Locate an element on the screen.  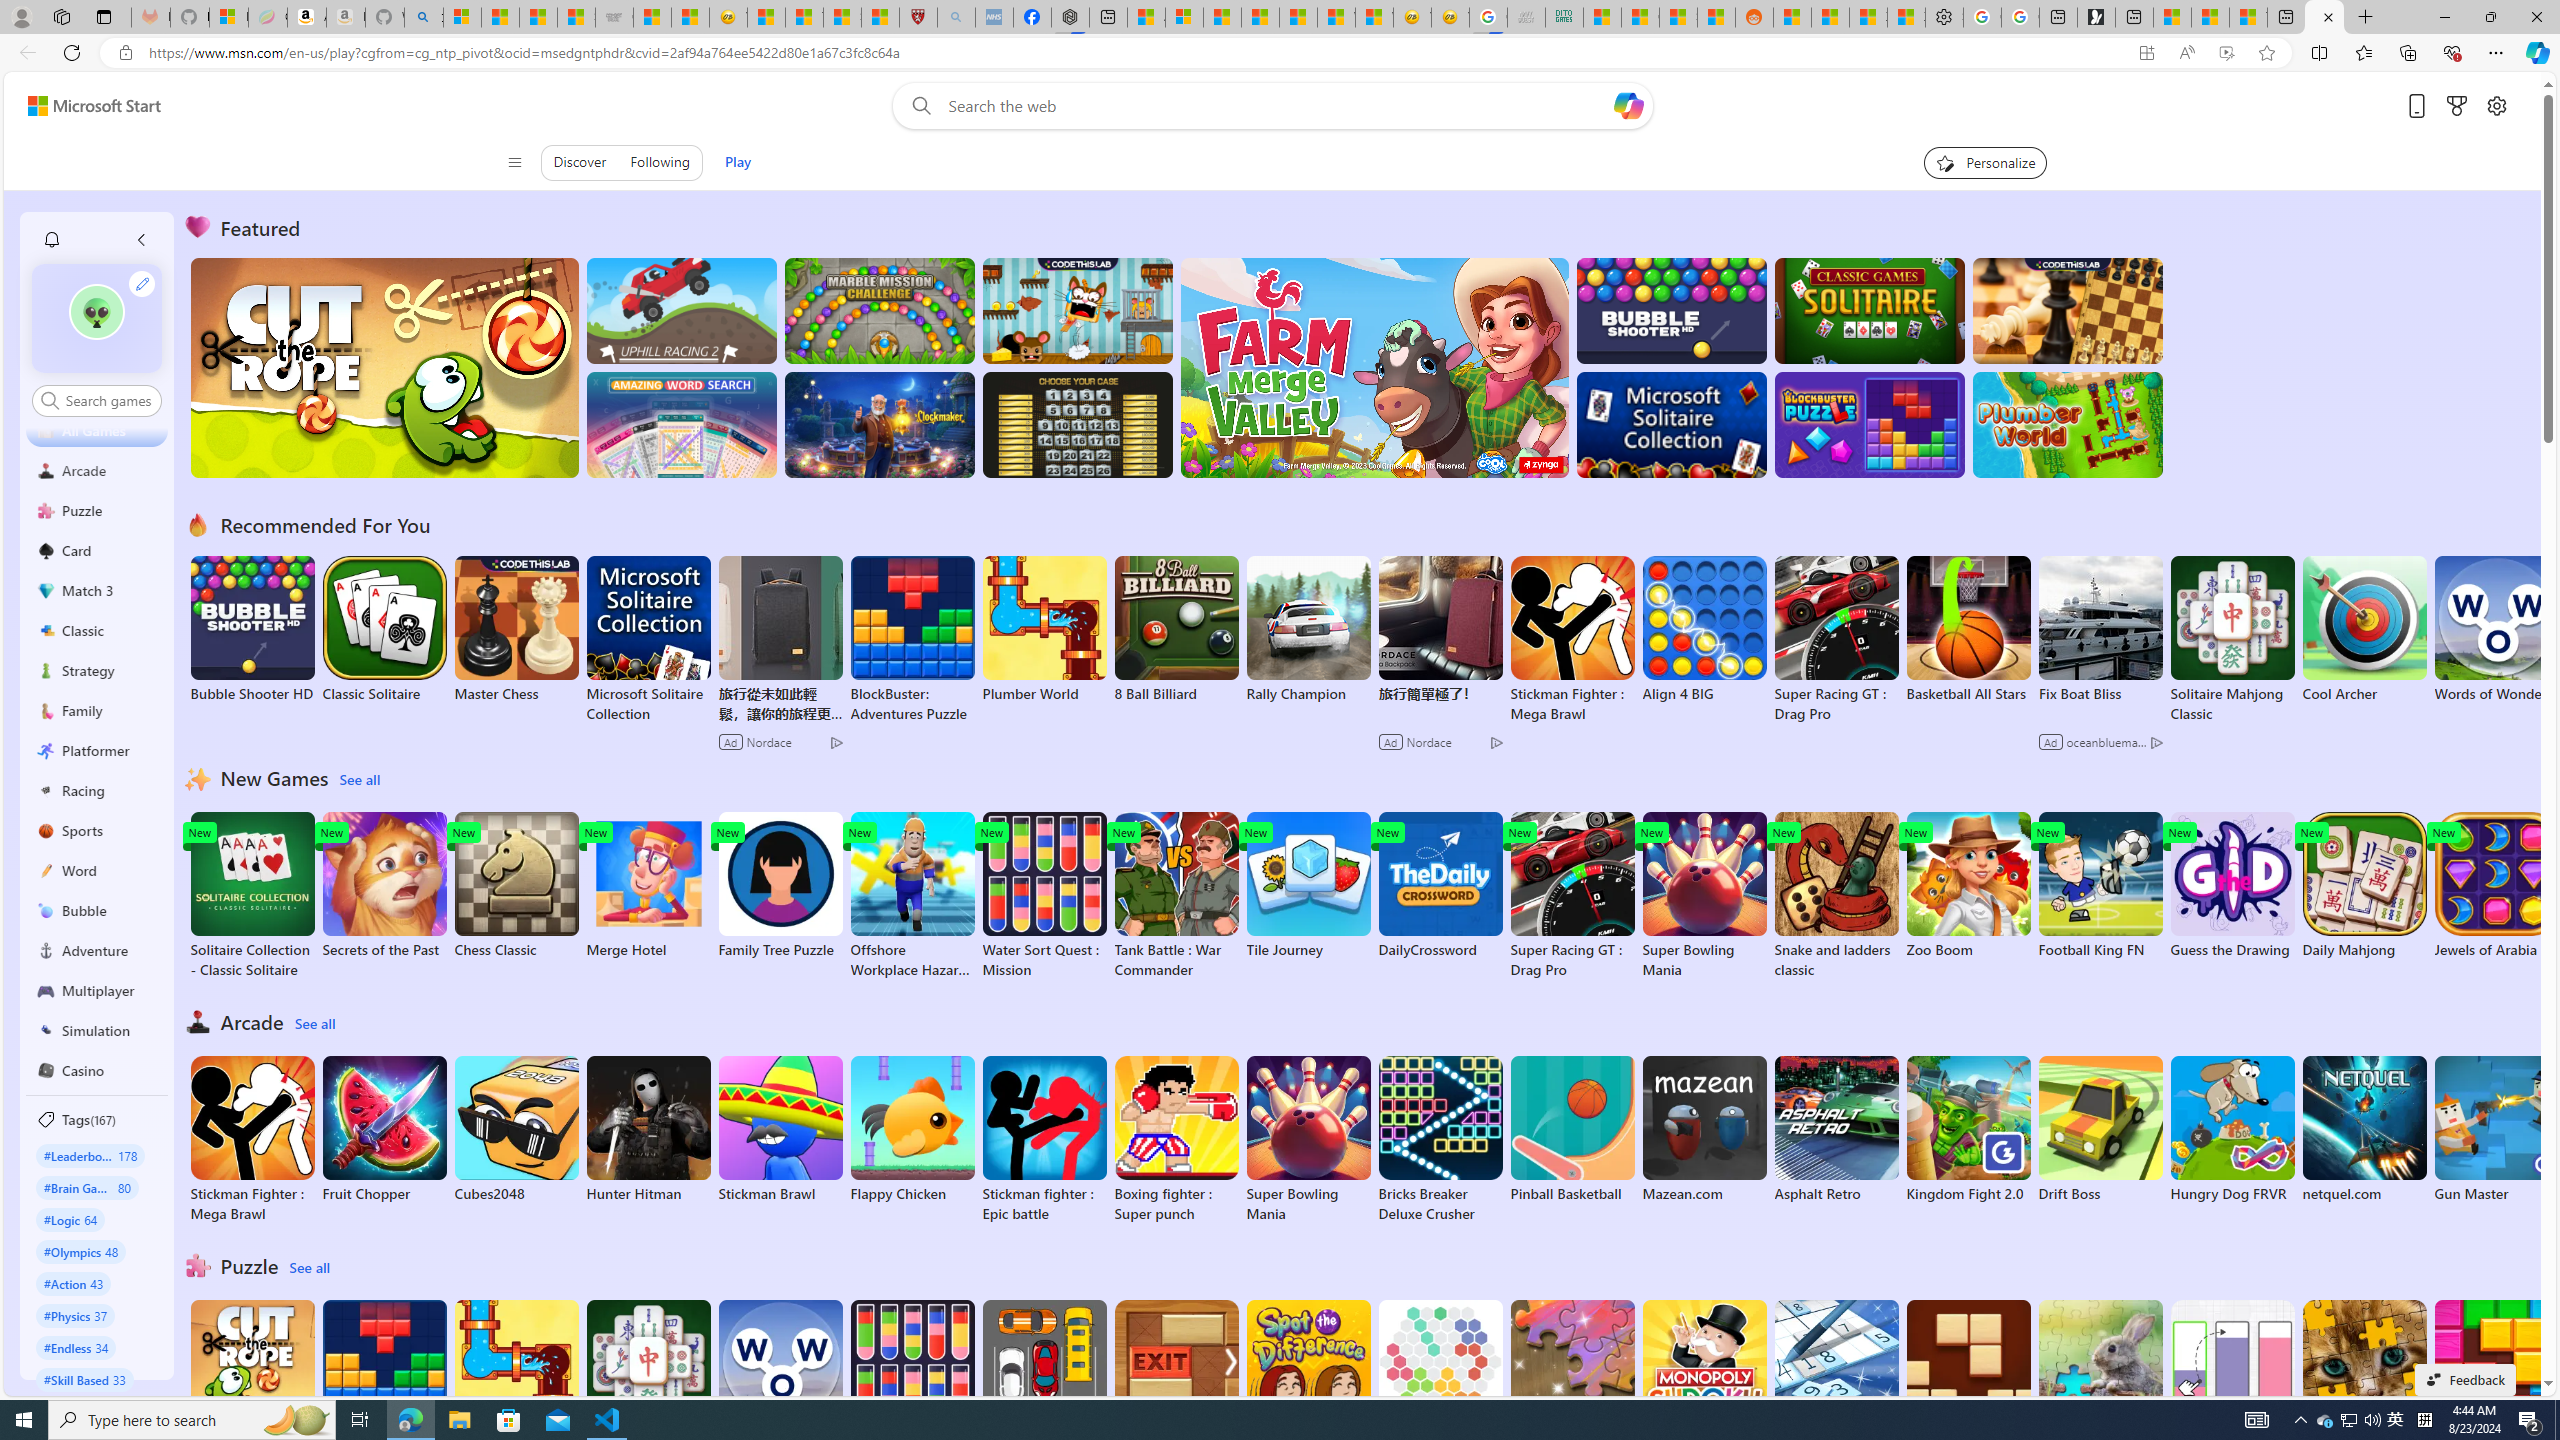
'Asphalt Retro' is located at coordinates (1835, 1129).